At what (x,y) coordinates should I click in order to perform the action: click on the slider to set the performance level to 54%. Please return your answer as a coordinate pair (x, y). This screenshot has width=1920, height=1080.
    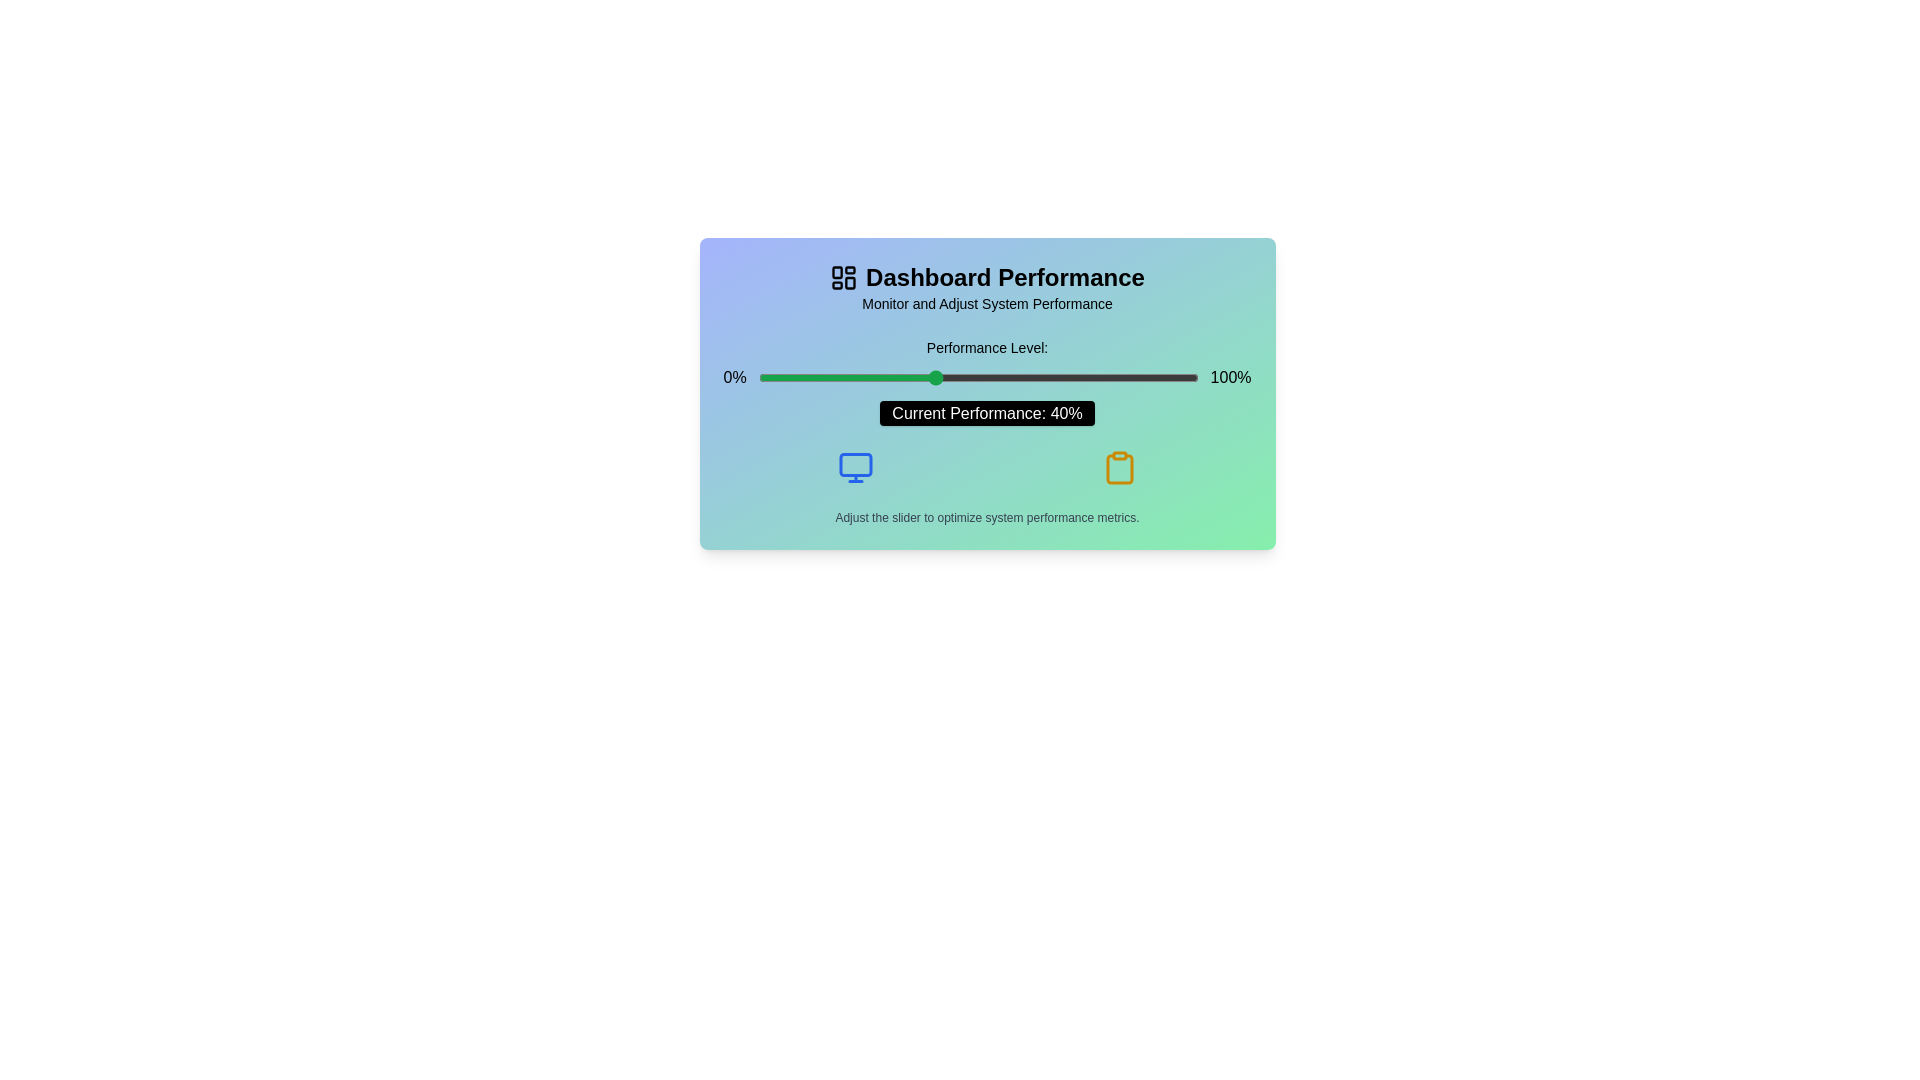
    Looking at the image, I should click on (996, 378).